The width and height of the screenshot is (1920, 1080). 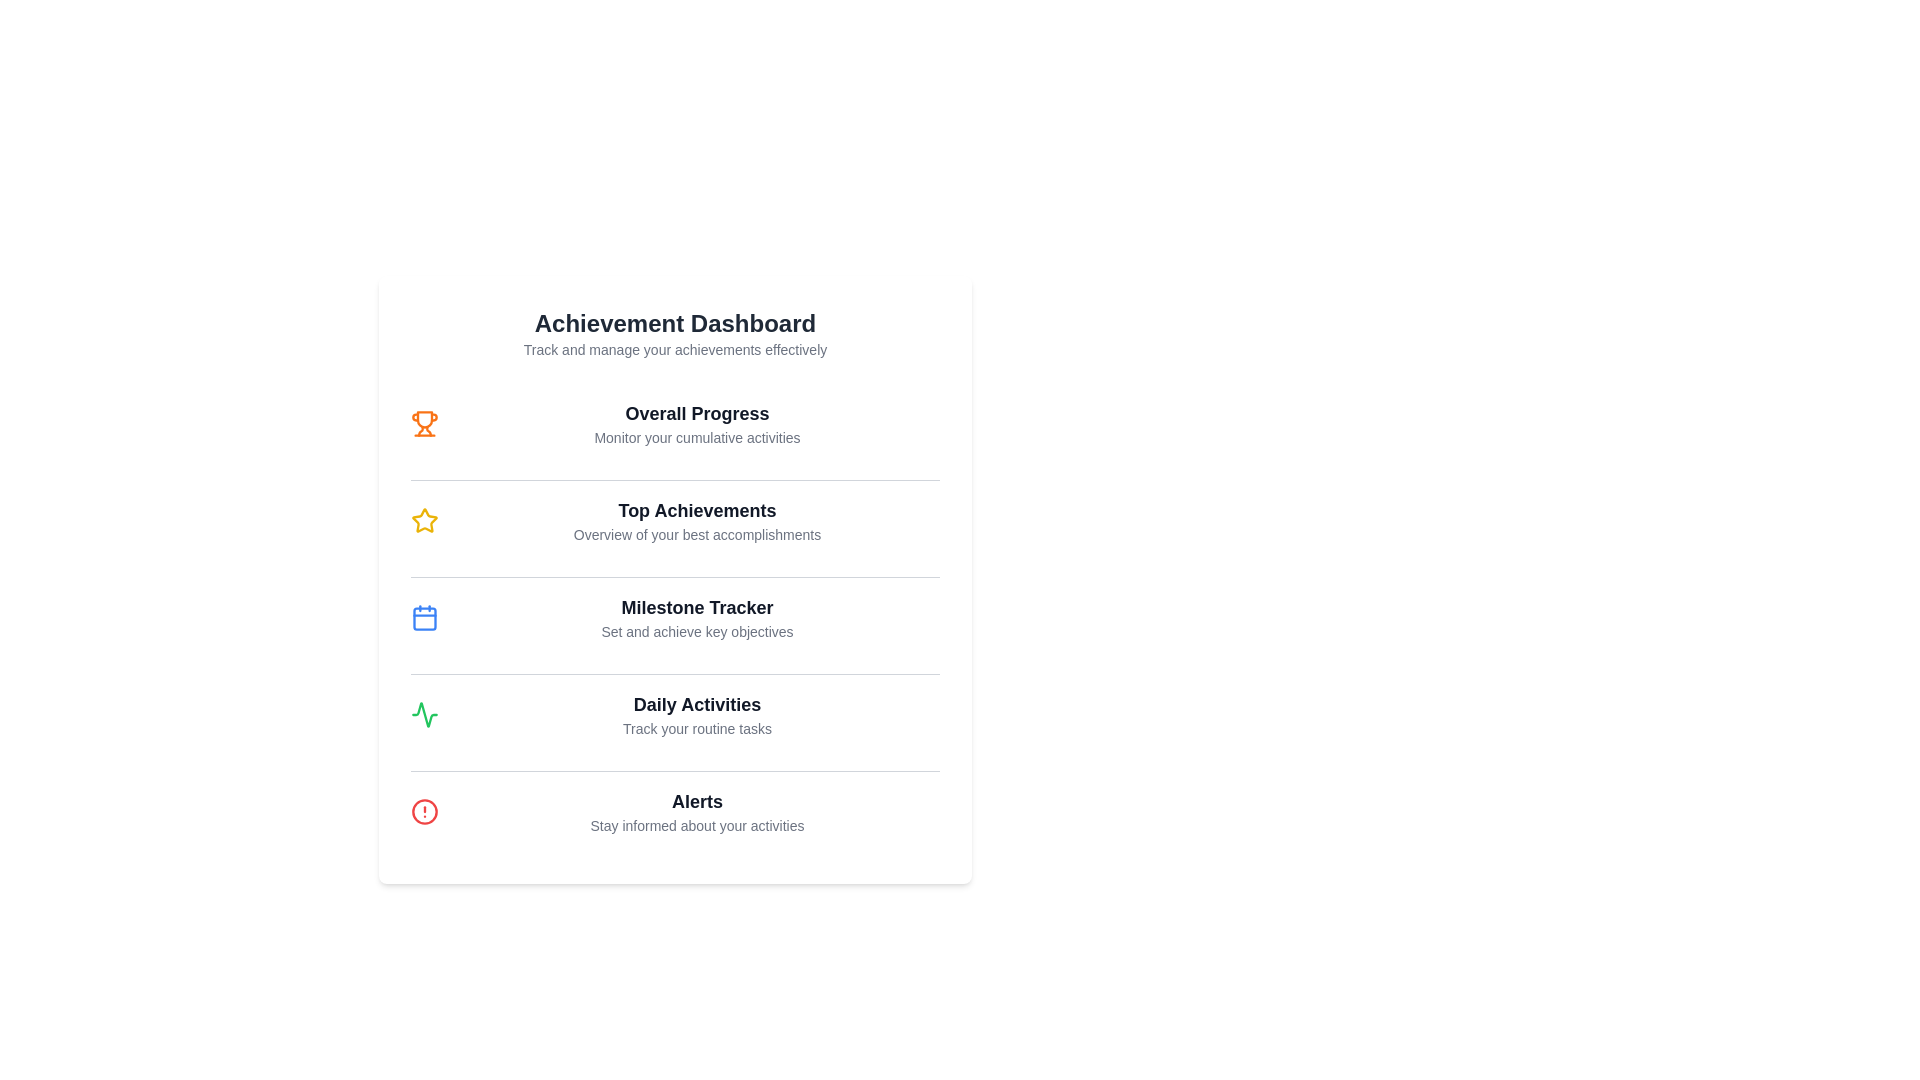 What do you see at coordinates (697, 519) in the screenshot?
I see `text from the Text block that serves as a heading and description for the user's top achievements, located between 'Overall Progress' and 'Milestone Tracker'` at bounding box center [697, 519].